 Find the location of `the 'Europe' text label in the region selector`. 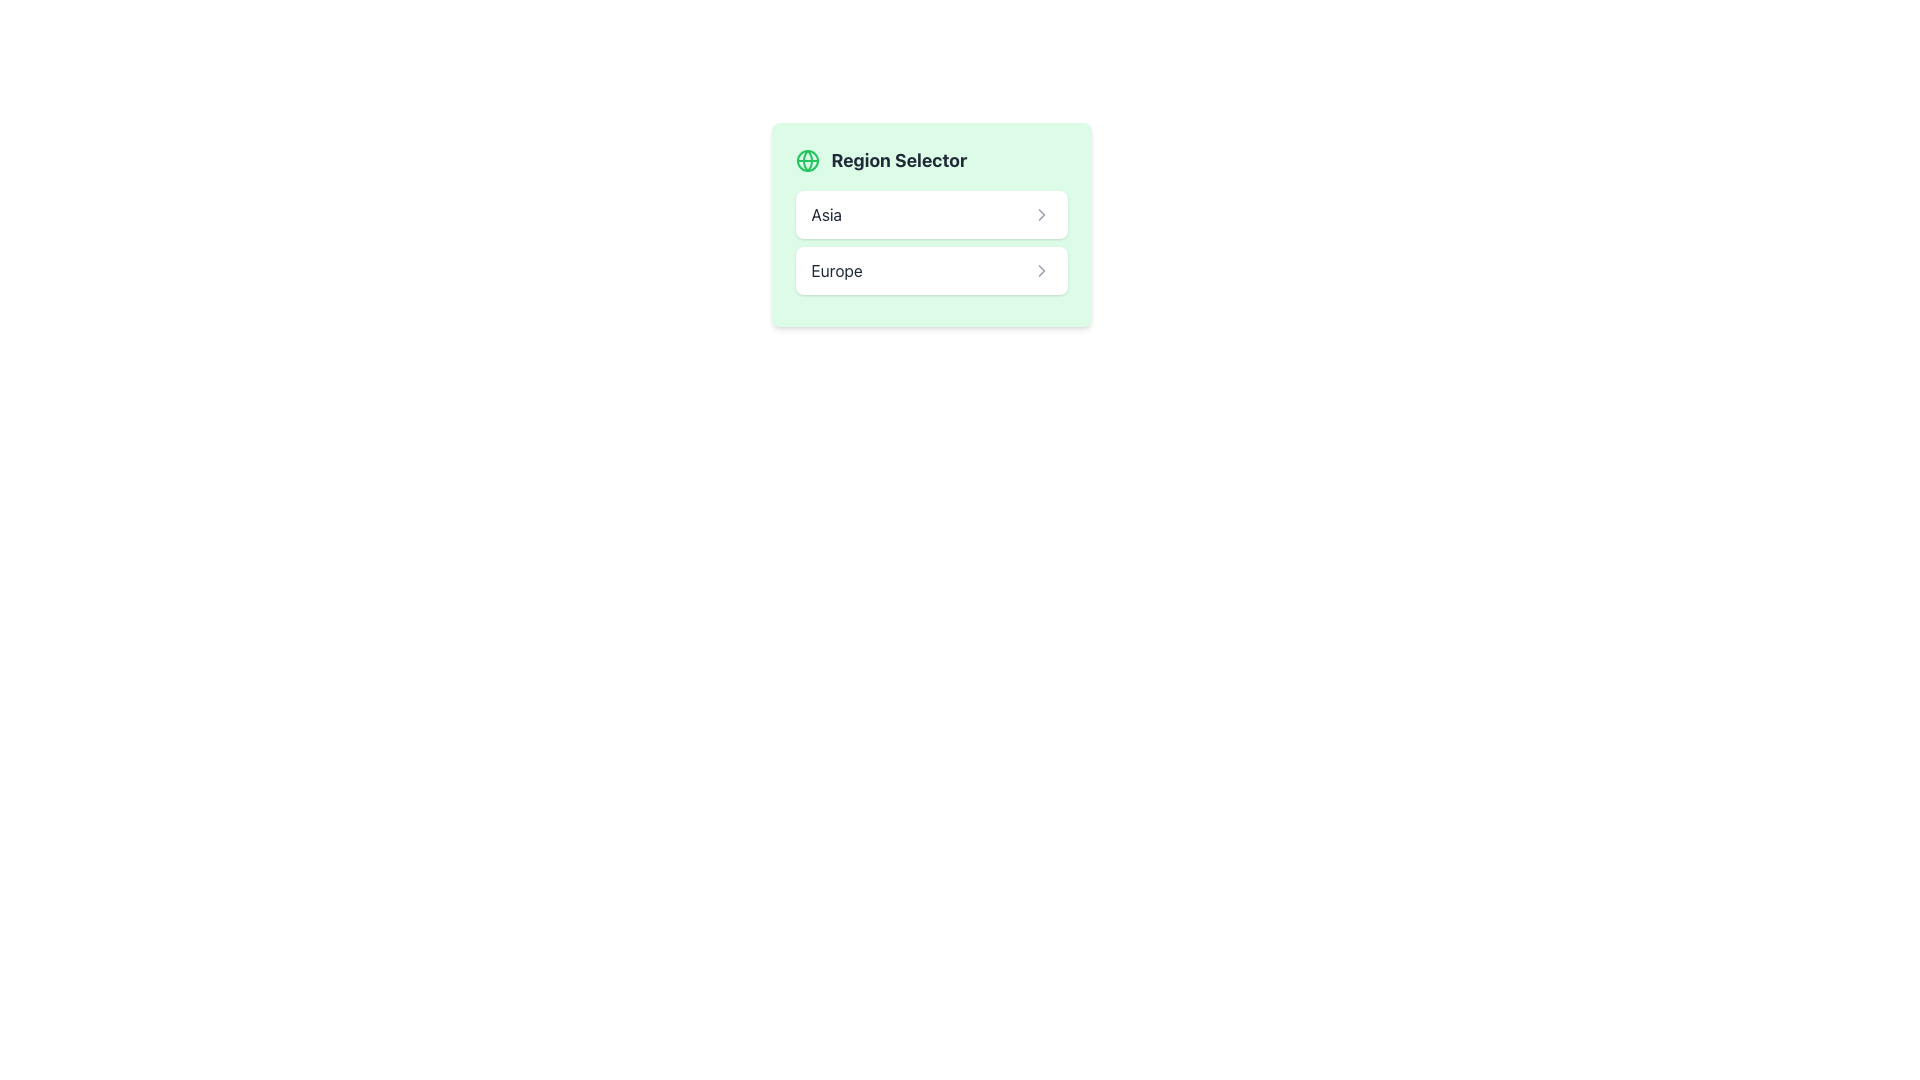

the 'Europe' text label in the region selector is located at coordinates (837, 270).